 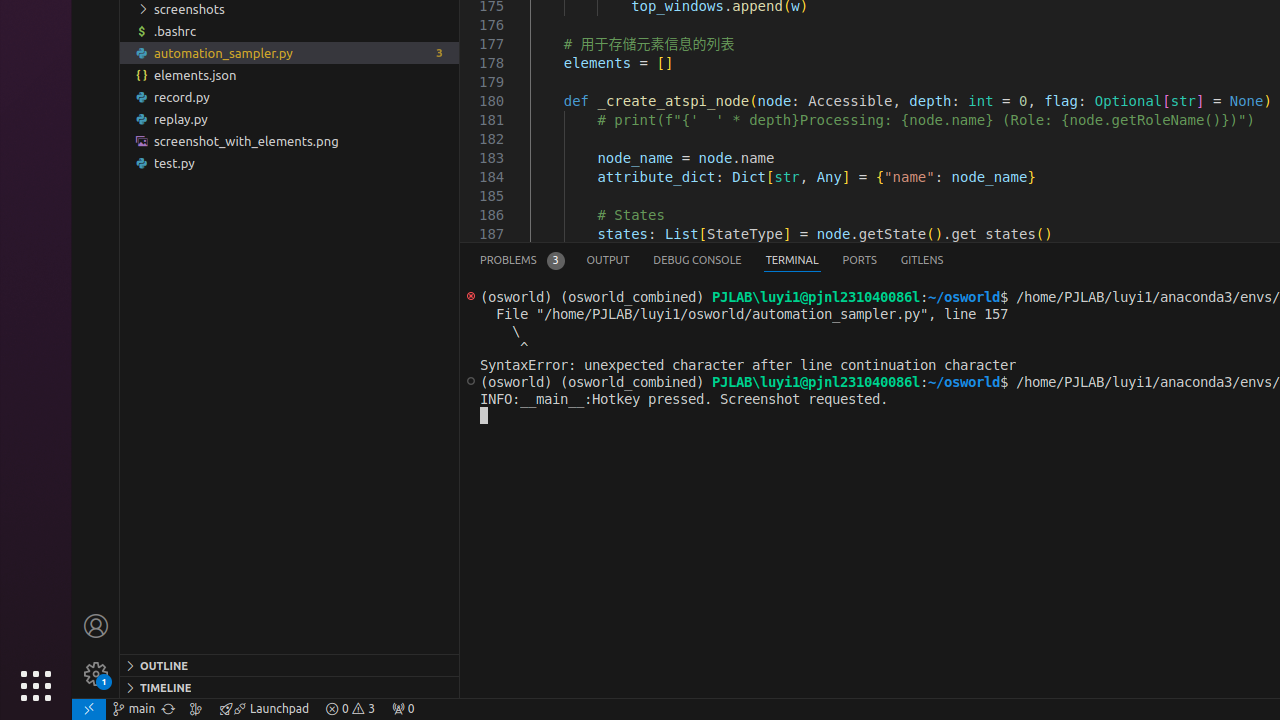 What do you see at coordinates (288, 686) in the screenshot?
I see `'Timeline Section'` at bounding box center [288, 686].